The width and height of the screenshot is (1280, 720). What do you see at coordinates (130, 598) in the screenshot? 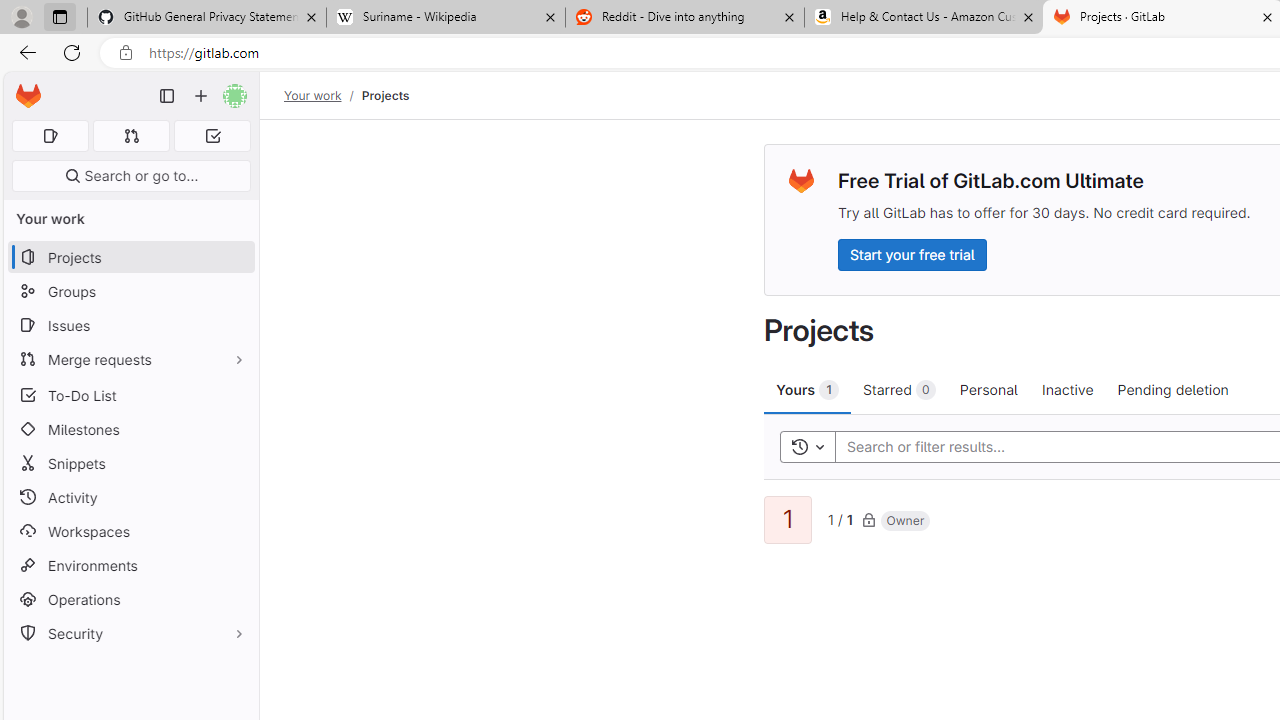
I see `'Operations'` at bounding box center [130, 598].